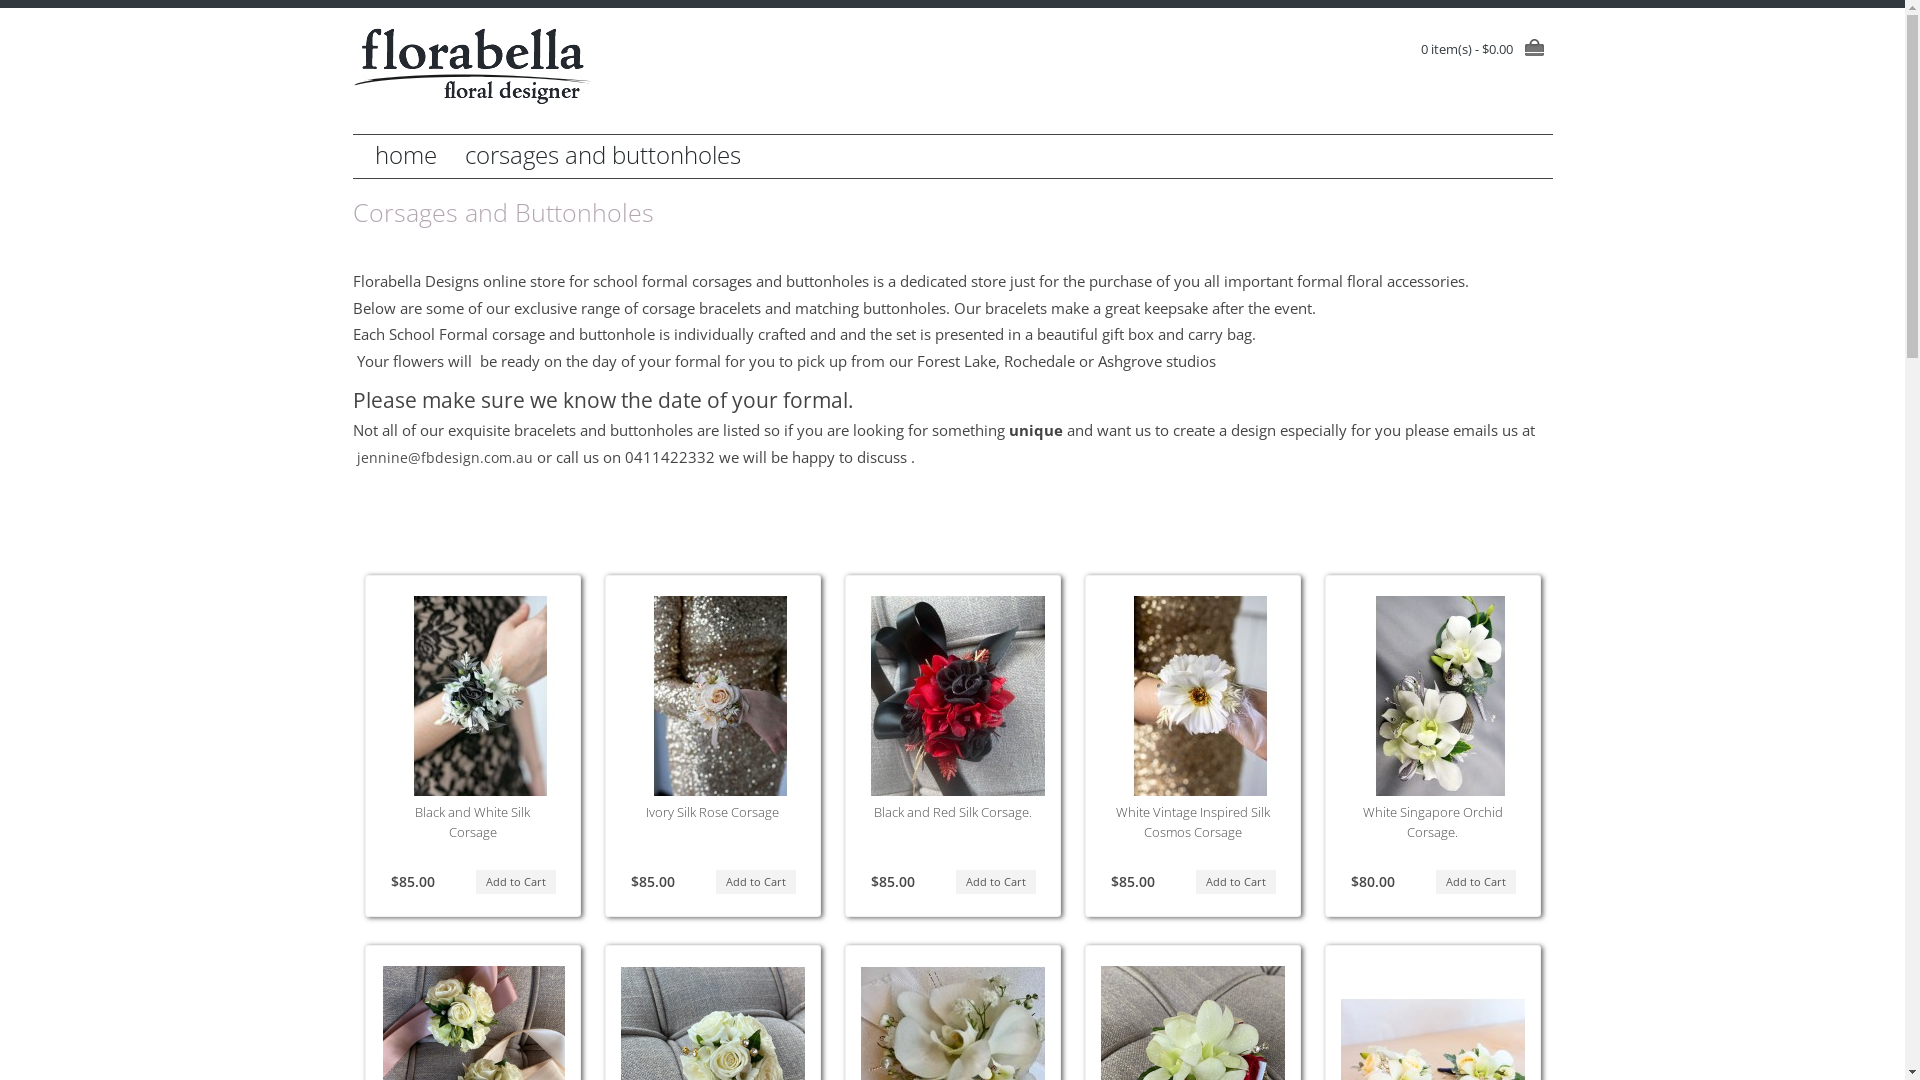 Image resolution: width=1920 pixels, height=1080 pixels. Describe the element at coordinates (600, 153) in the screenshot. I see `'corsages and buttonholes'` at that location.